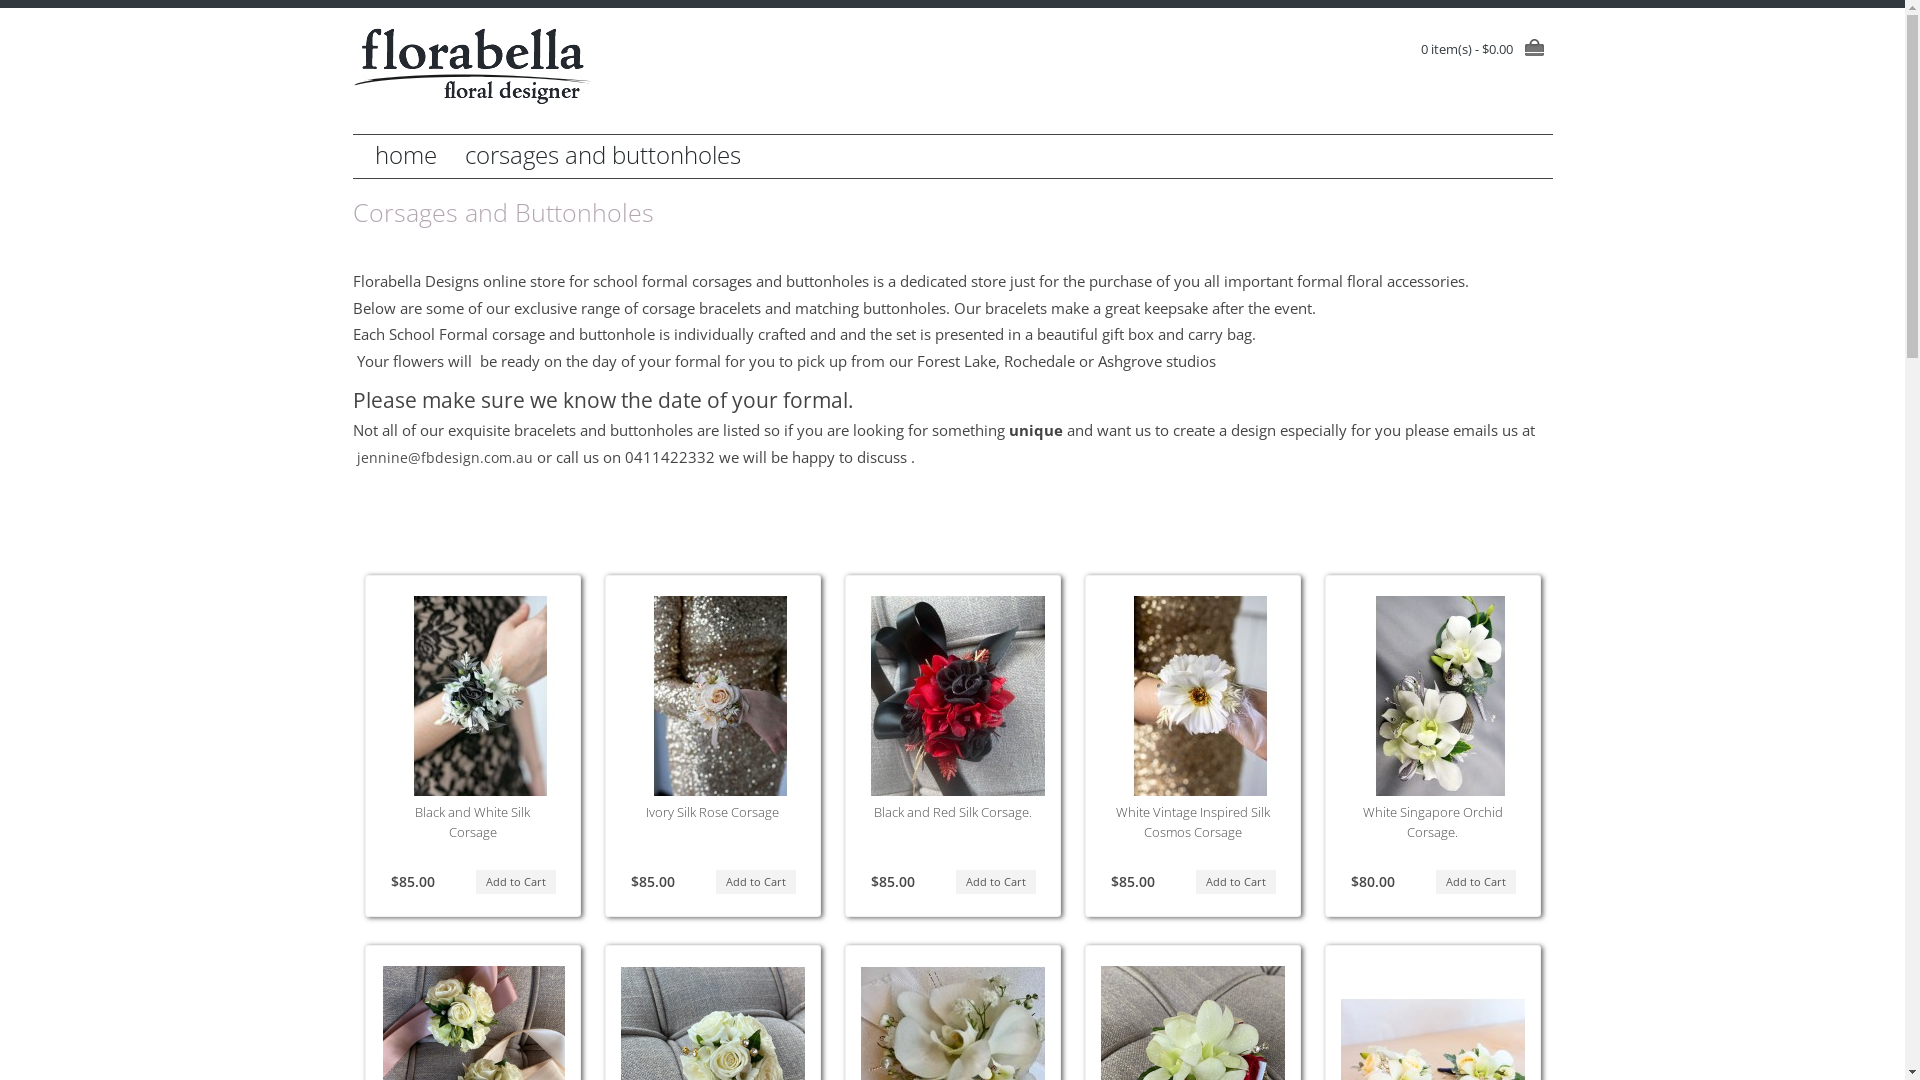 Image resolution: width=1920 pixels, height=1080 pixels. Describe the element at coordinates (600, 153) in the screenshot. I see `'corsages and buttonholes'` at that location.